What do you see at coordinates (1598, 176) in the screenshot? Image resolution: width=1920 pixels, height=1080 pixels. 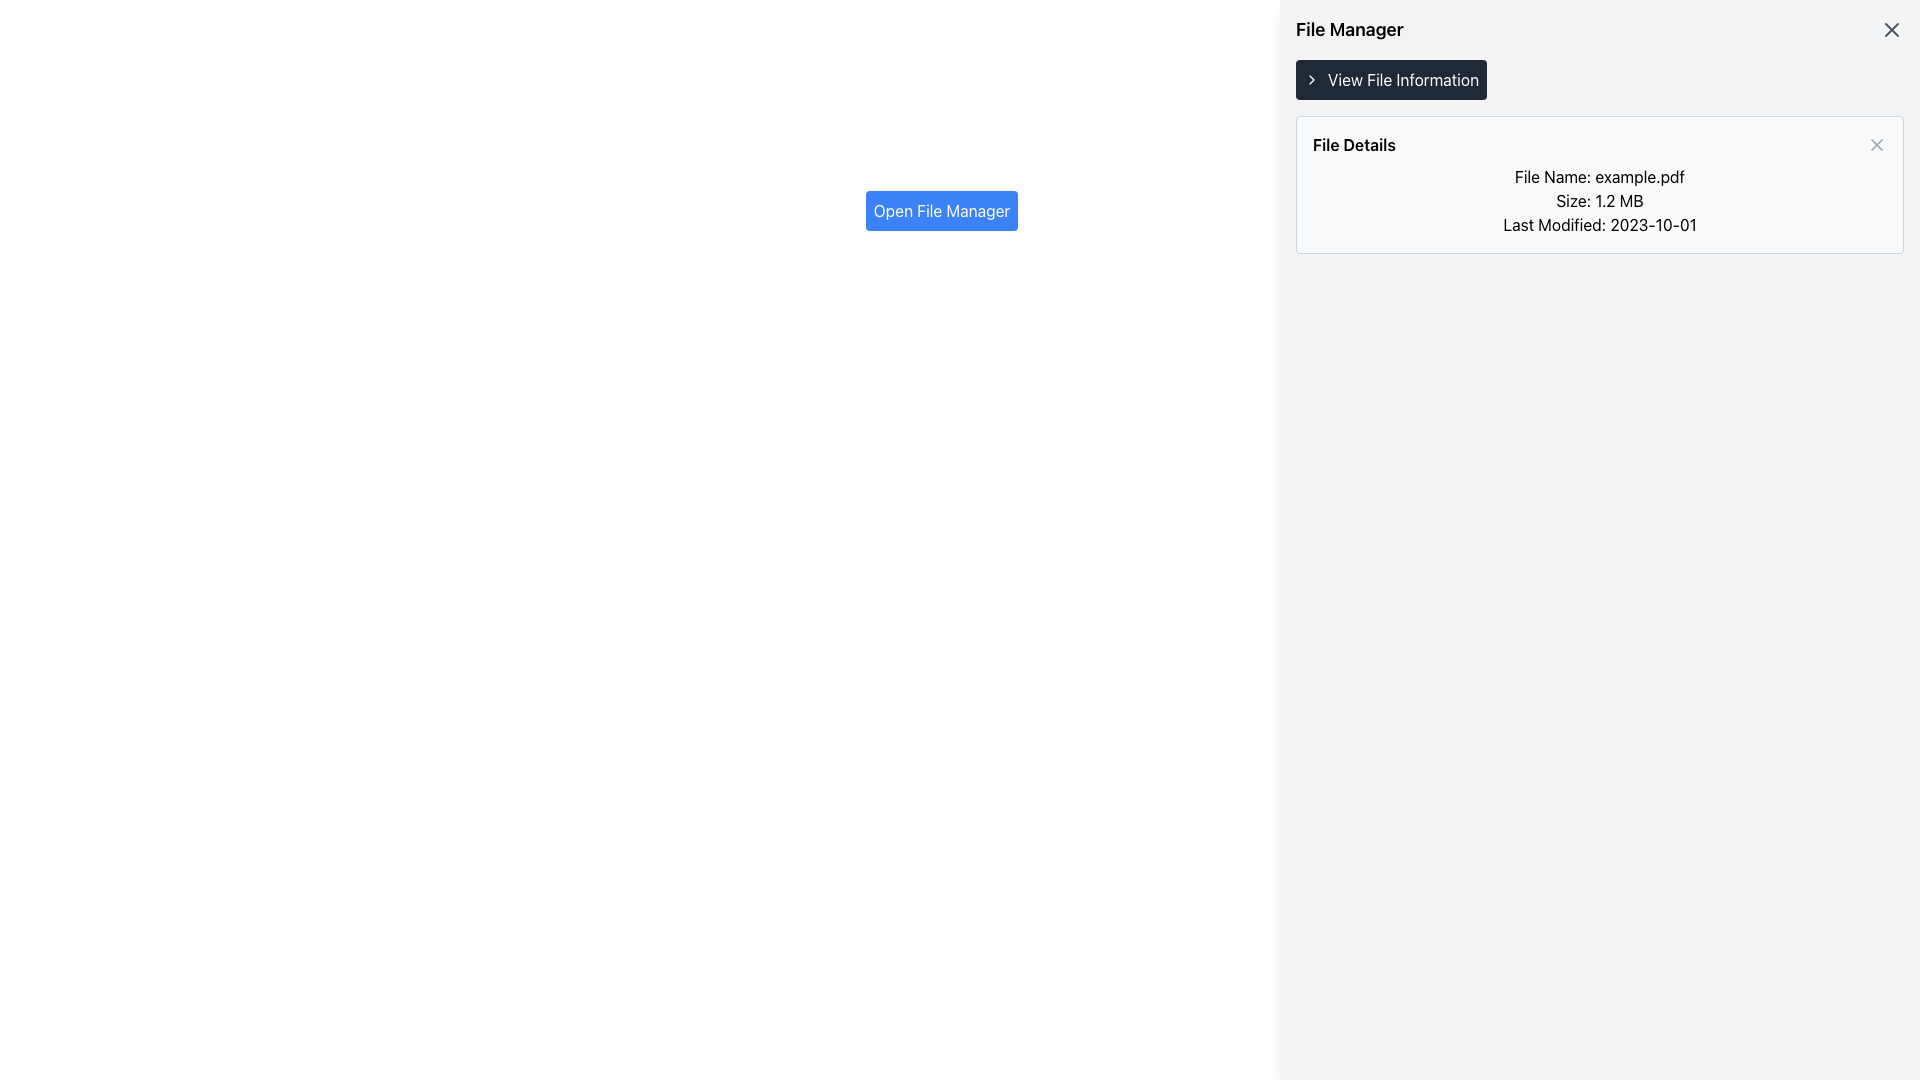 I see `the text label displaying 'File Name: example.pdf', which is the first label in a stack of three within the 'File Details' box on the right panel` at bounding box center [1598, 176].